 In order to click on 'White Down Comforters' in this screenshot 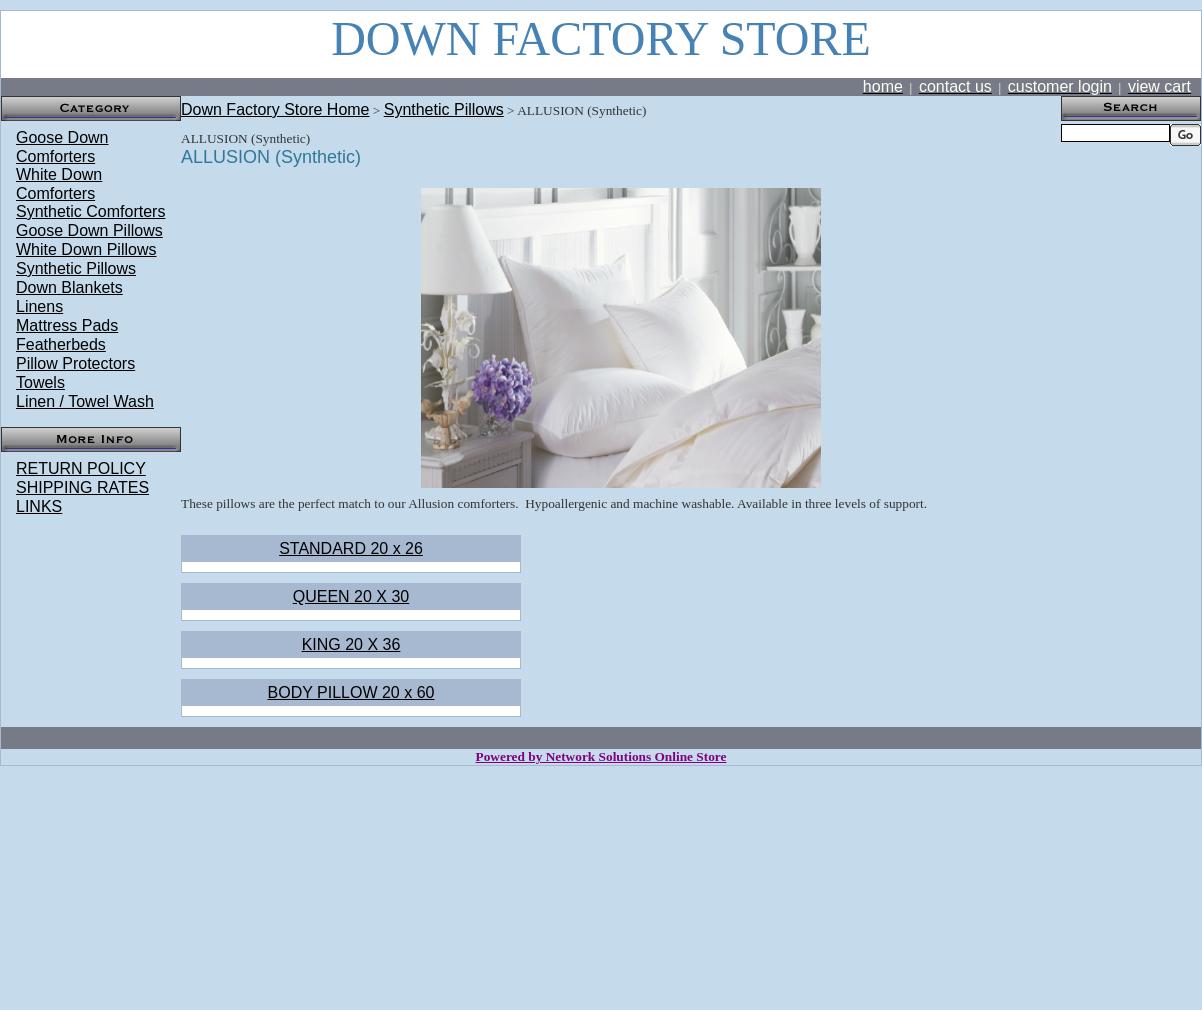, I will do `click(59, 183)`.